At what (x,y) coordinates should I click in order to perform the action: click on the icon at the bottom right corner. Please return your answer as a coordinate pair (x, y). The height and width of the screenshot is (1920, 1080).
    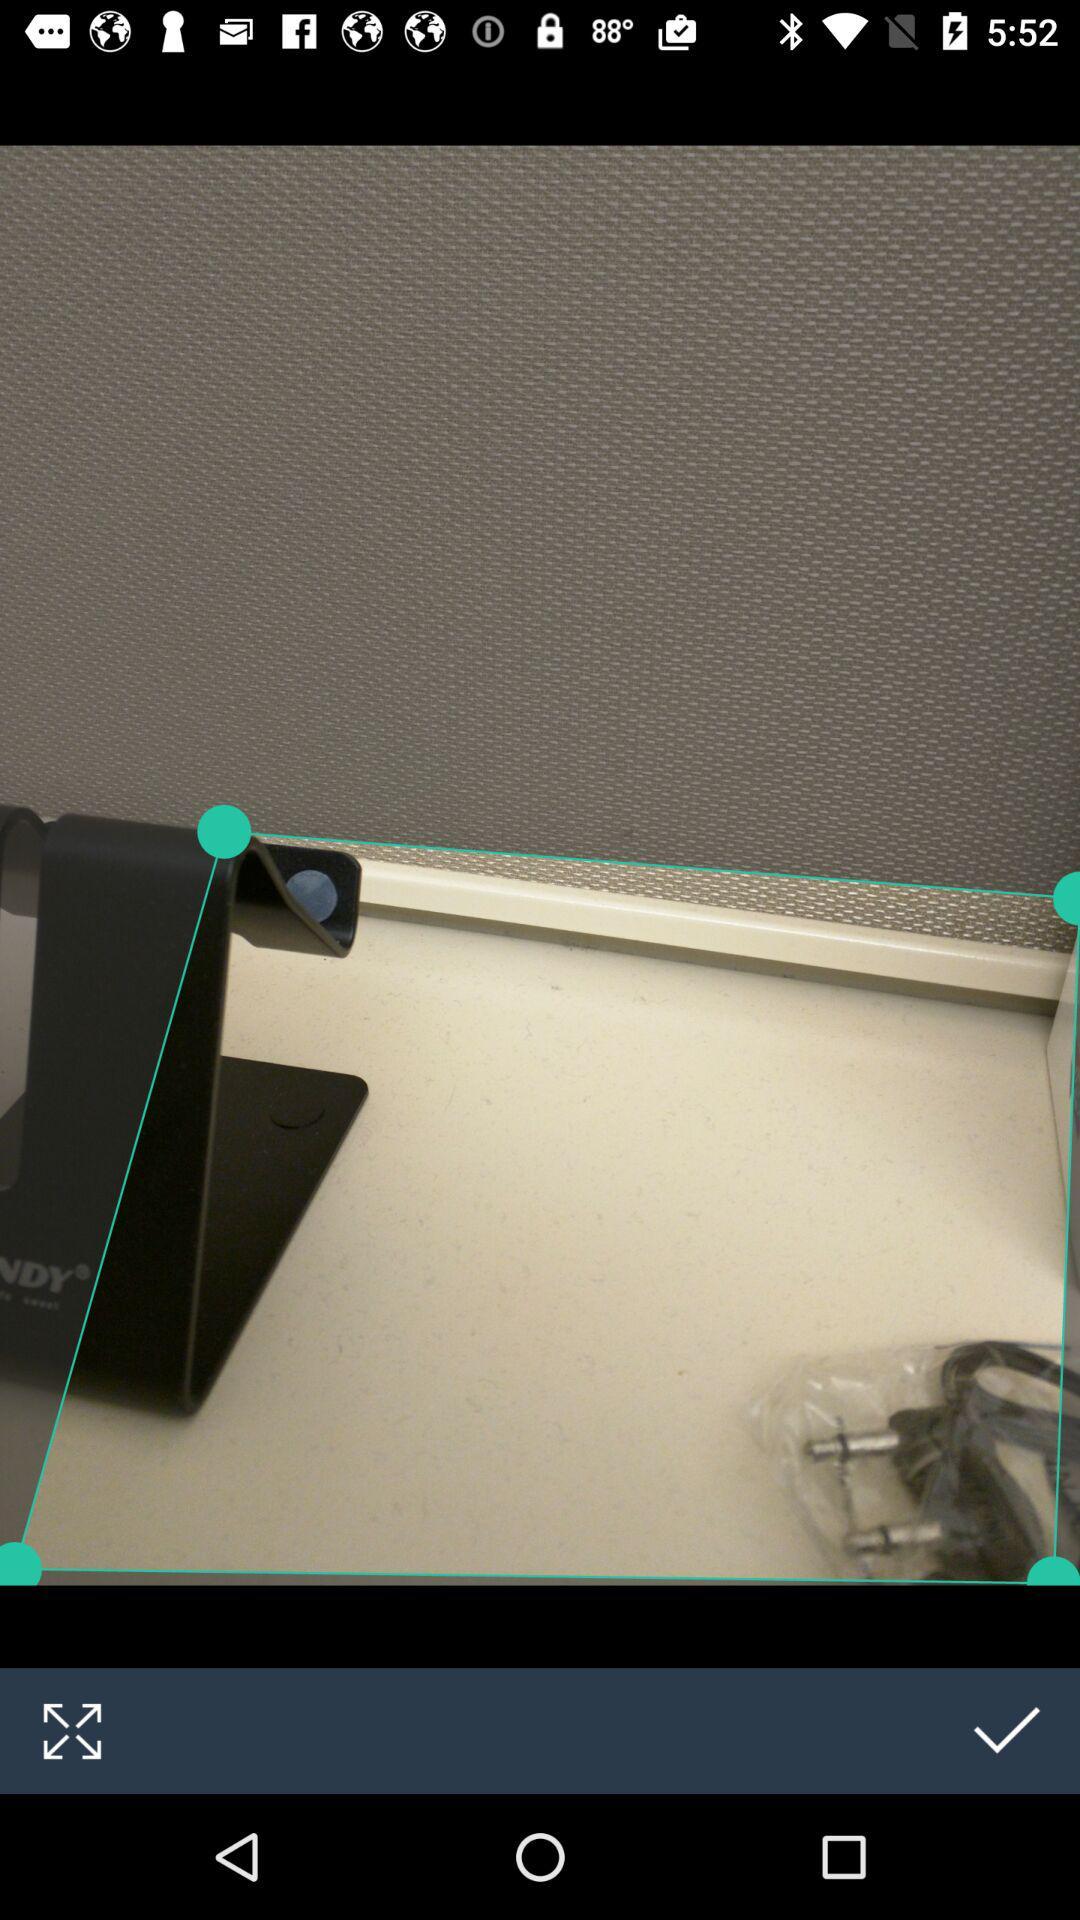
    Looking at the image, I should click on (1007, 1730).